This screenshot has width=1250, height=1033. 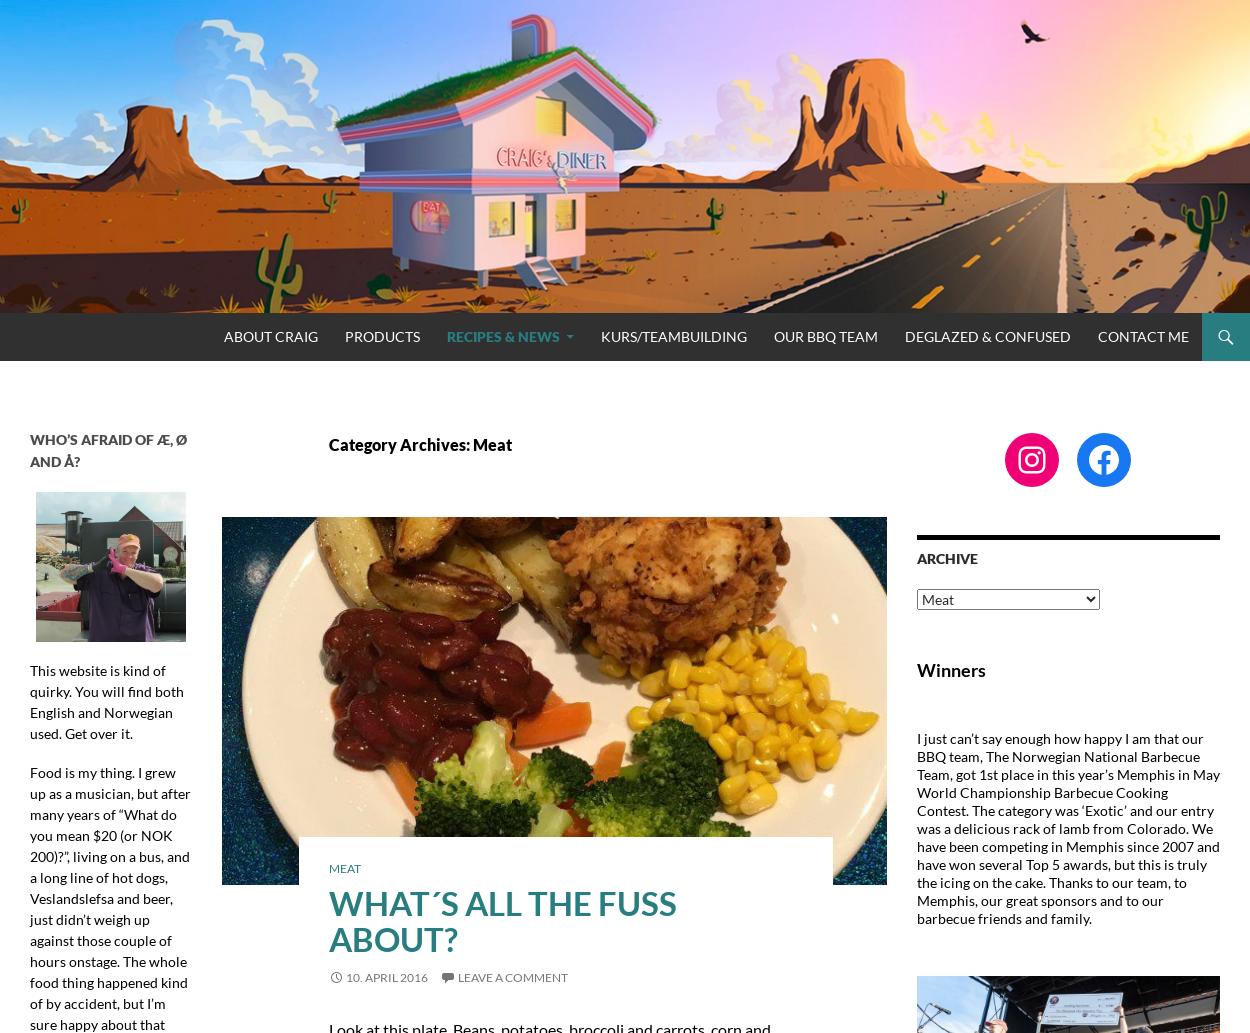 I want to click on 'Leave a comment', so click(x=512, y=975).